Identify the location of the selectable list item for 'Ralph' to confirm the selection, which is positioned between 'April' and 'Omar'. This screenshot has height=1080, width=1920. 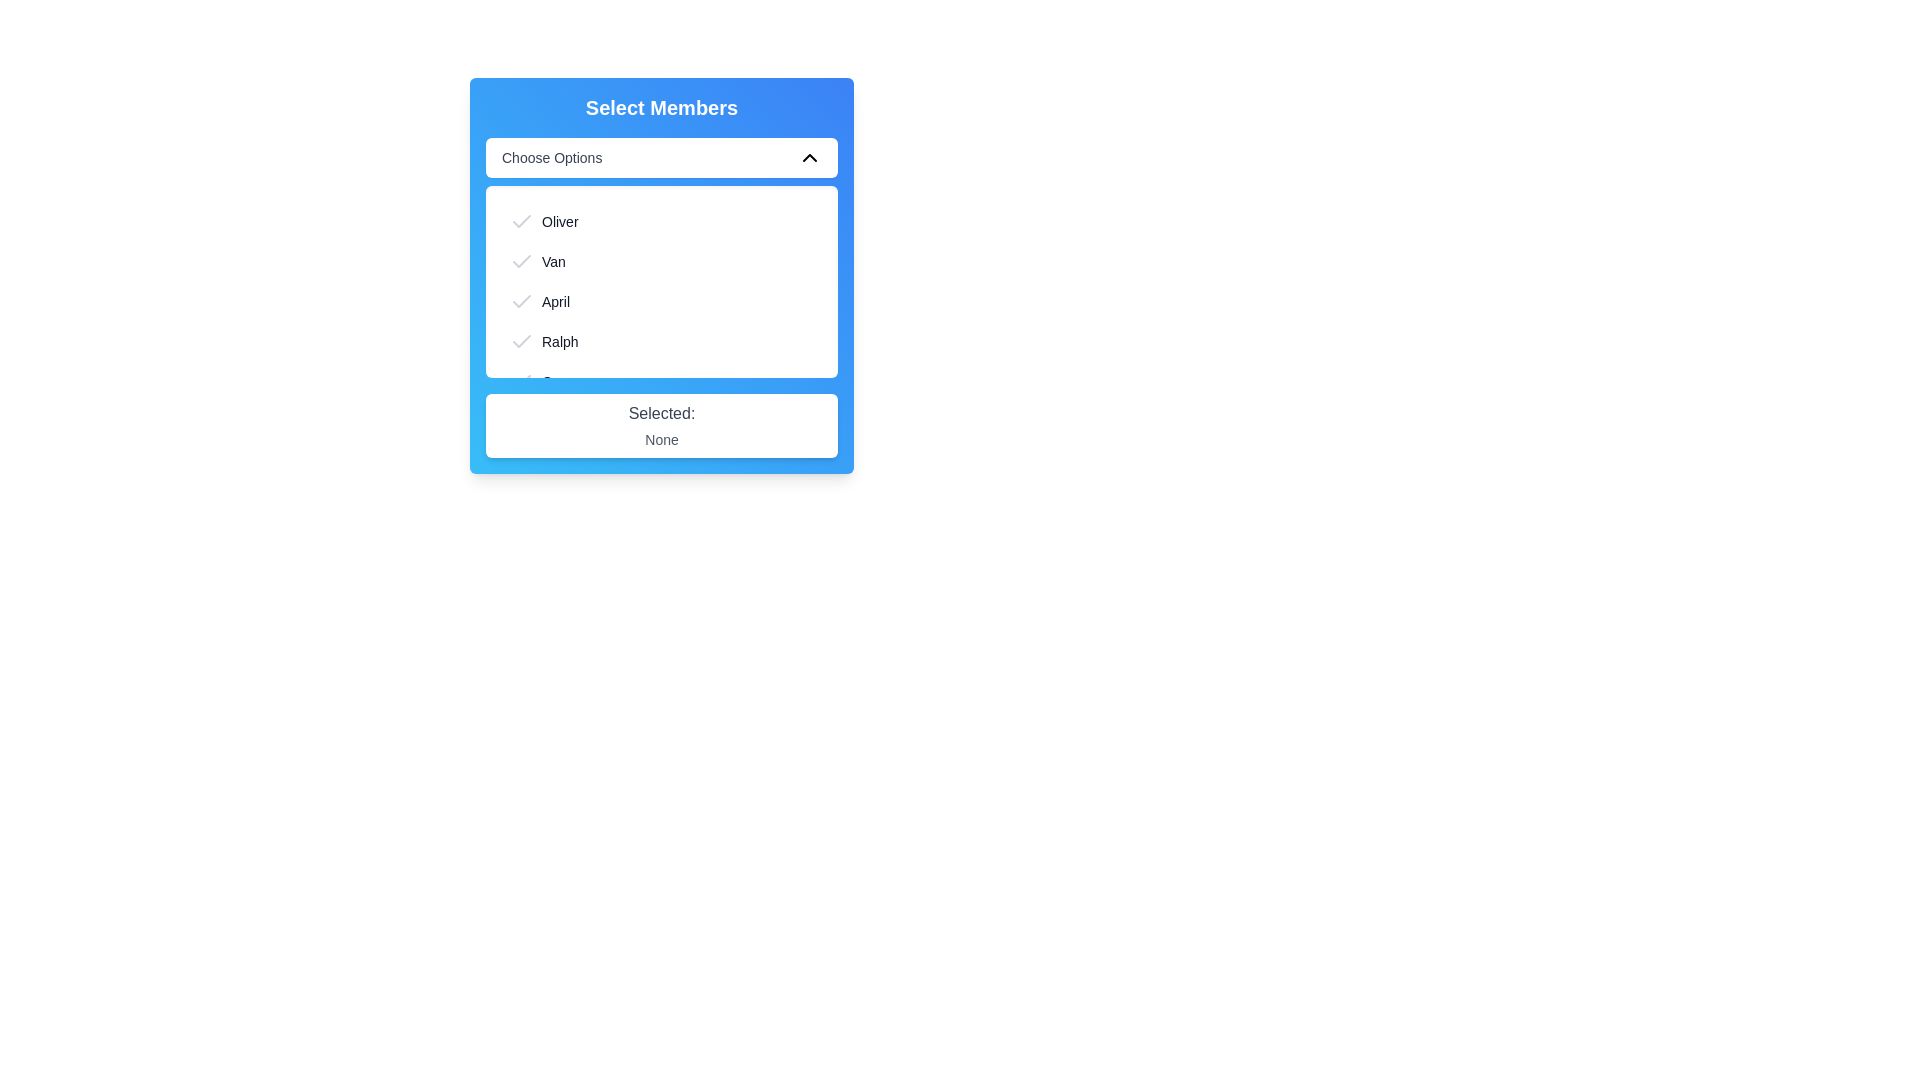
(662, 341).